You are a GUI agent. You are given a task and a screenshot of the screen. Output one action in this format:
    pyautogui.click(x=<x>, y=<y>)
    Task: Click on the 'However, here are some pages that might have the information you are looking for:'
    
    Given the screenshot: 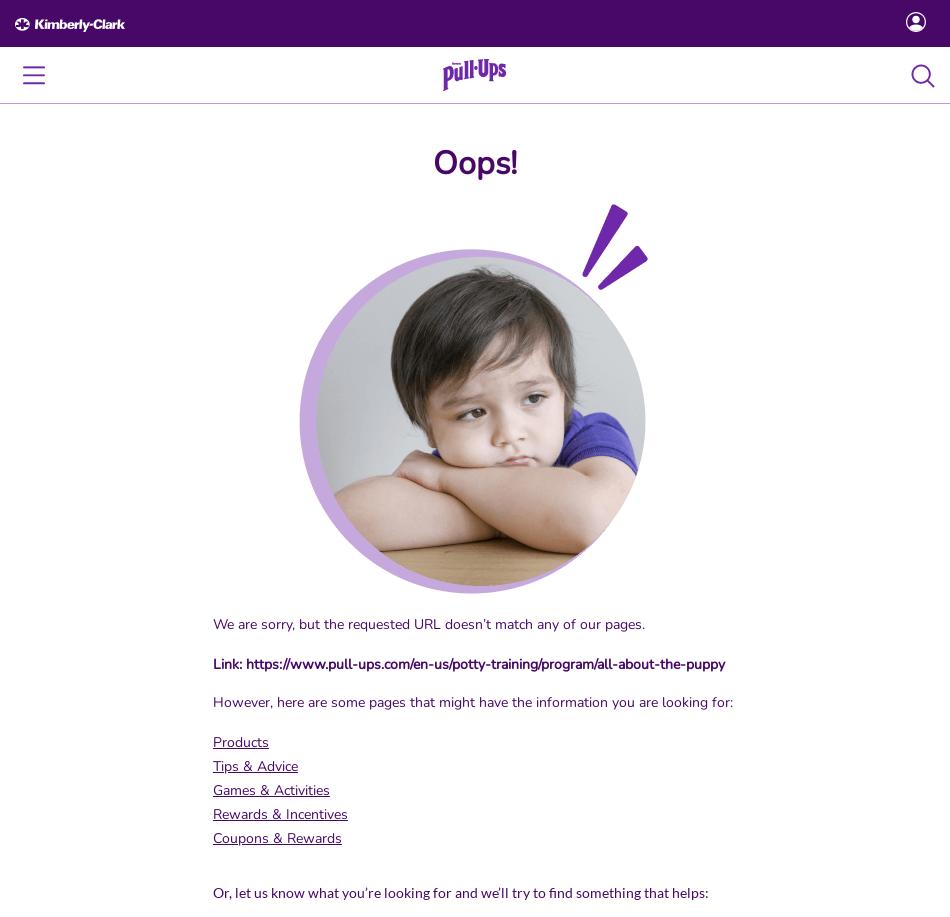 What is the action you would take?
    pyautogui.click(x=470, y=702)
    